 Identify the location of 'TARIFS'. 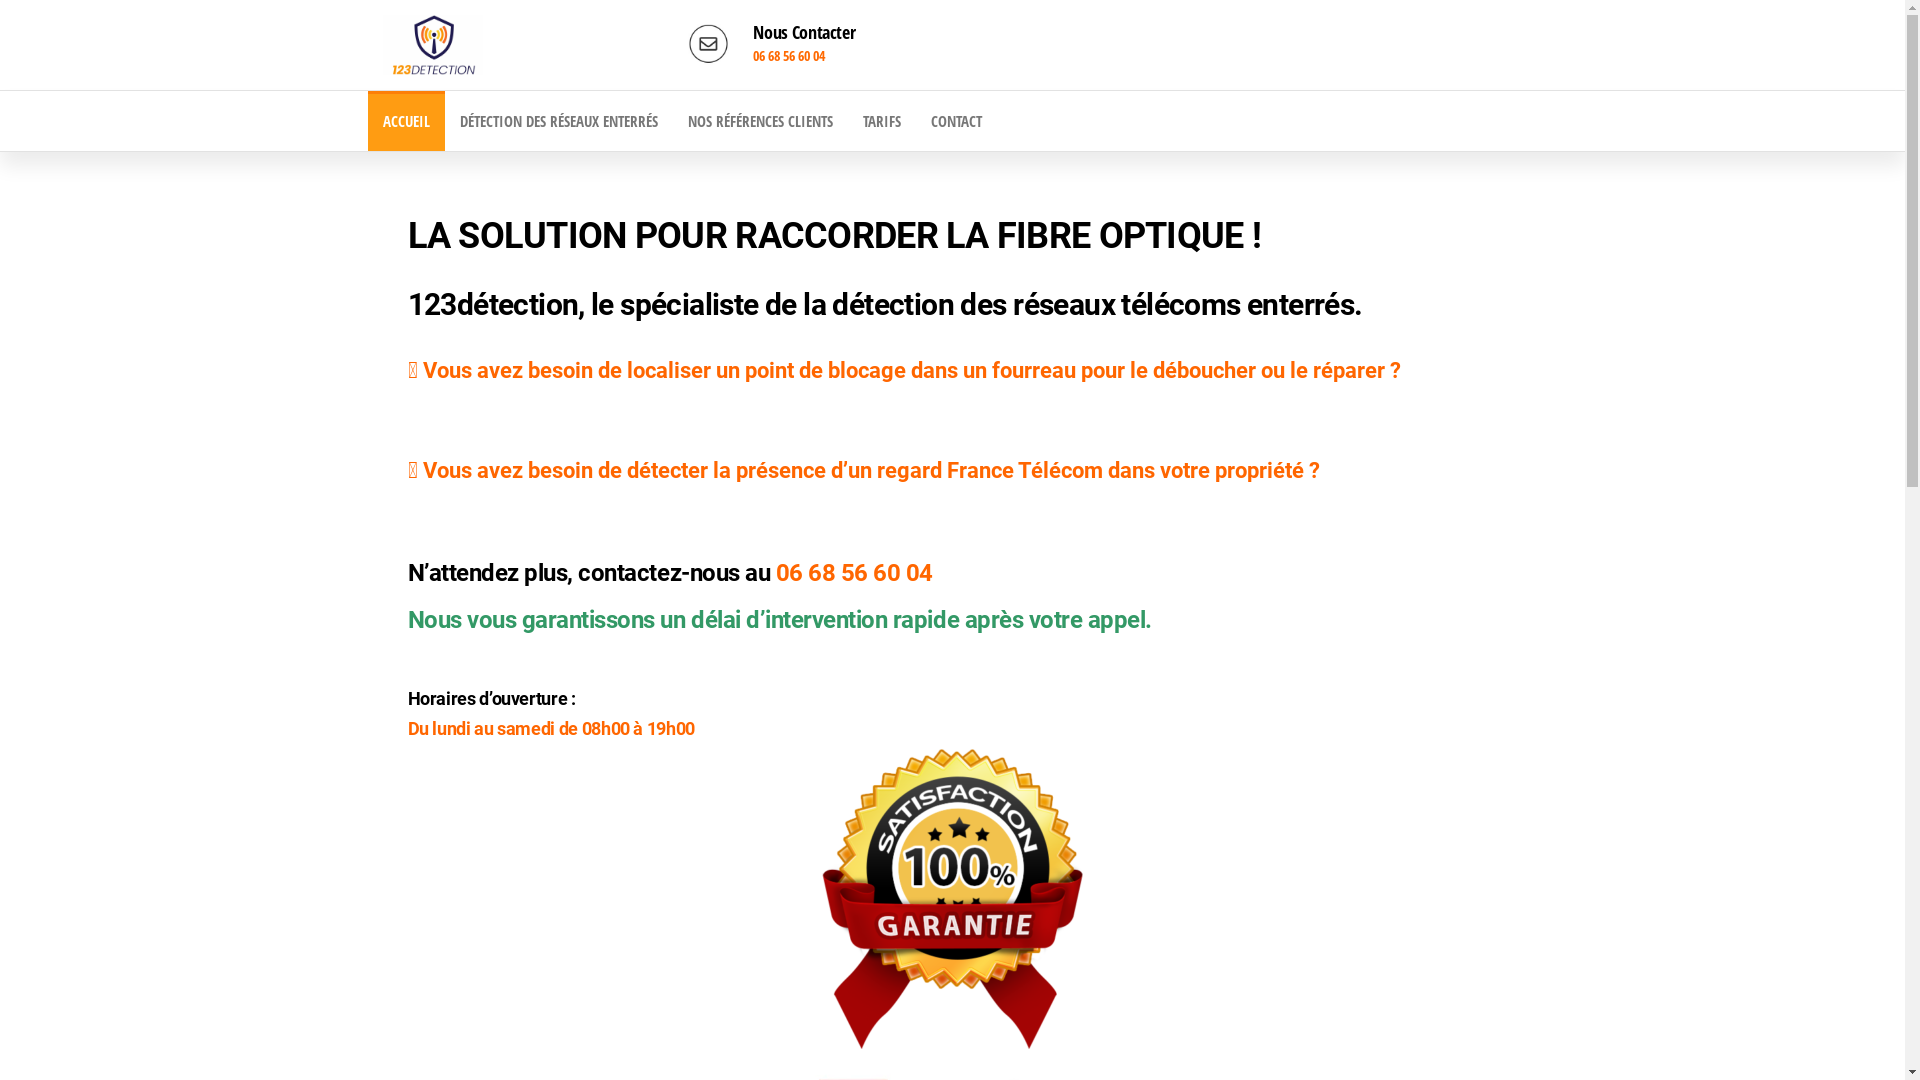
(881, 120).